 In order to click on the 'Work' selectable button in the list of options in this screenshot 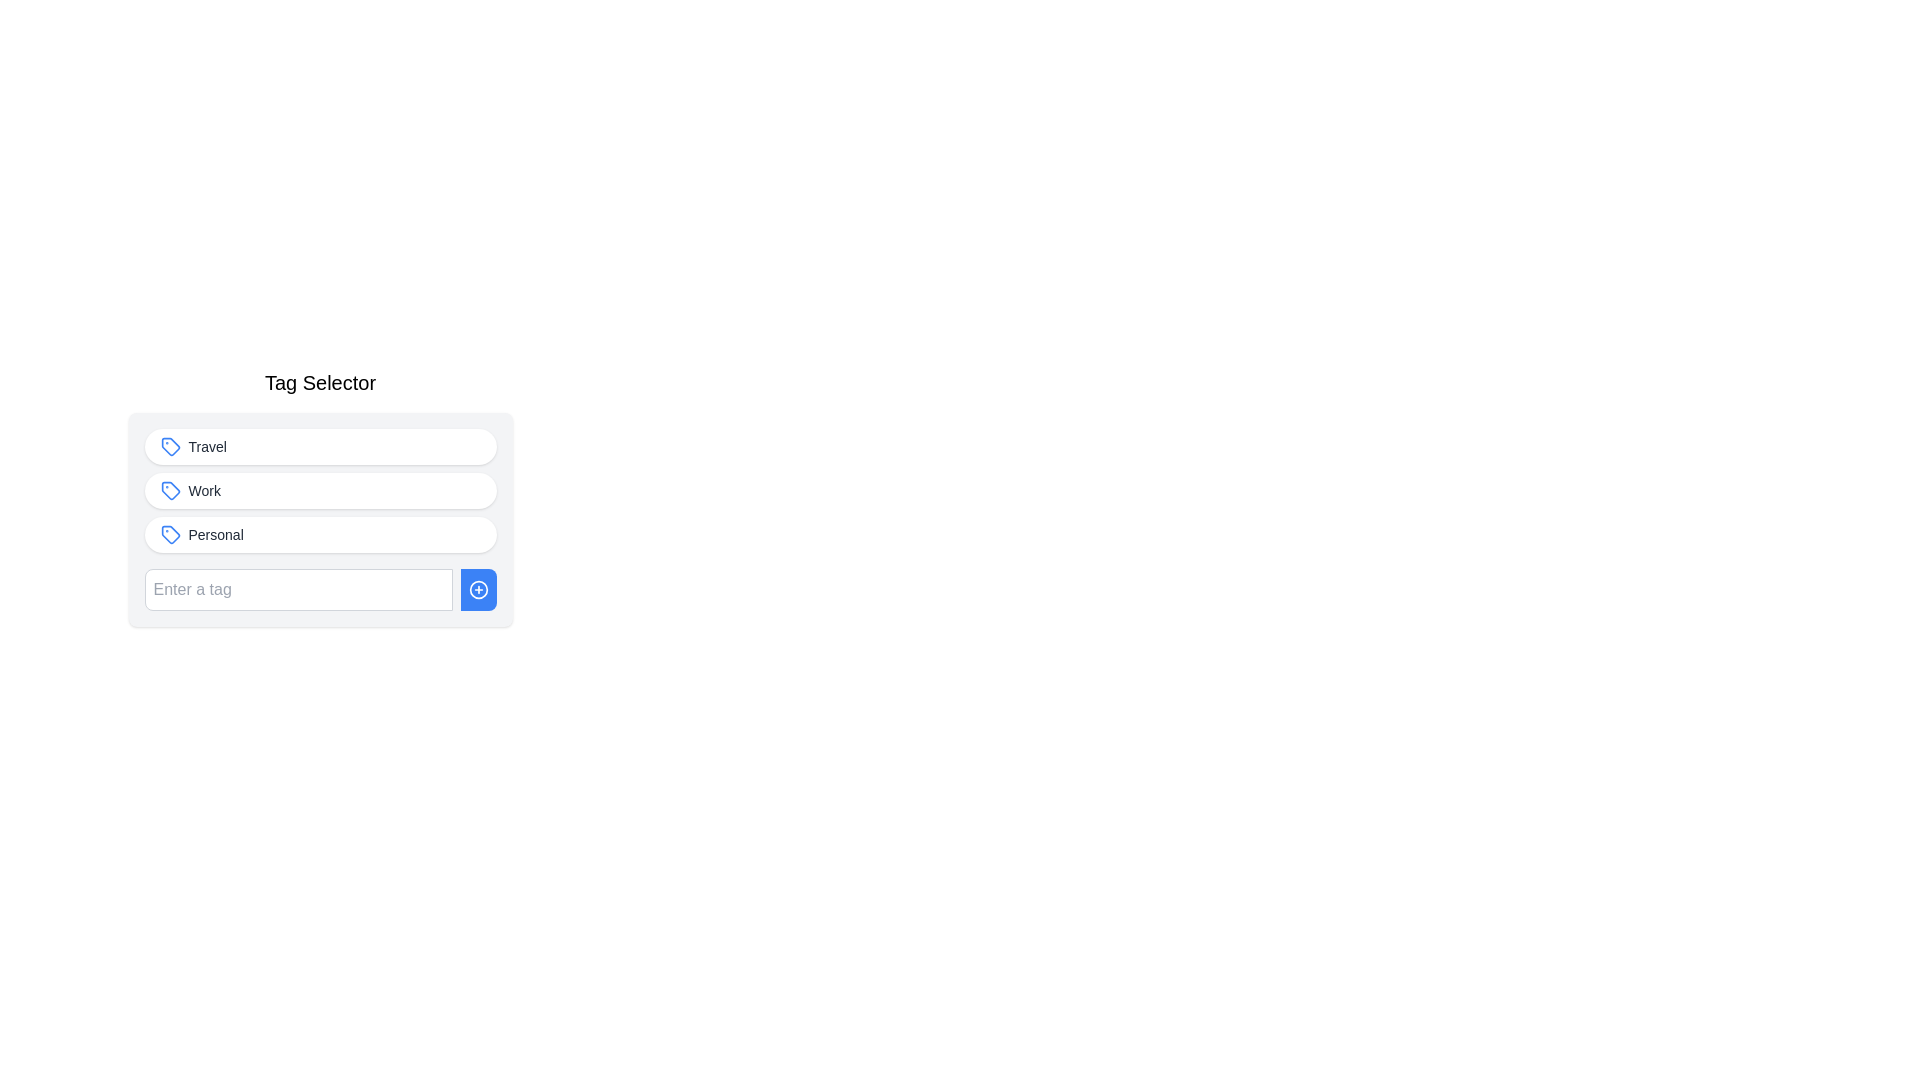, I will do `click(320, 490)`.